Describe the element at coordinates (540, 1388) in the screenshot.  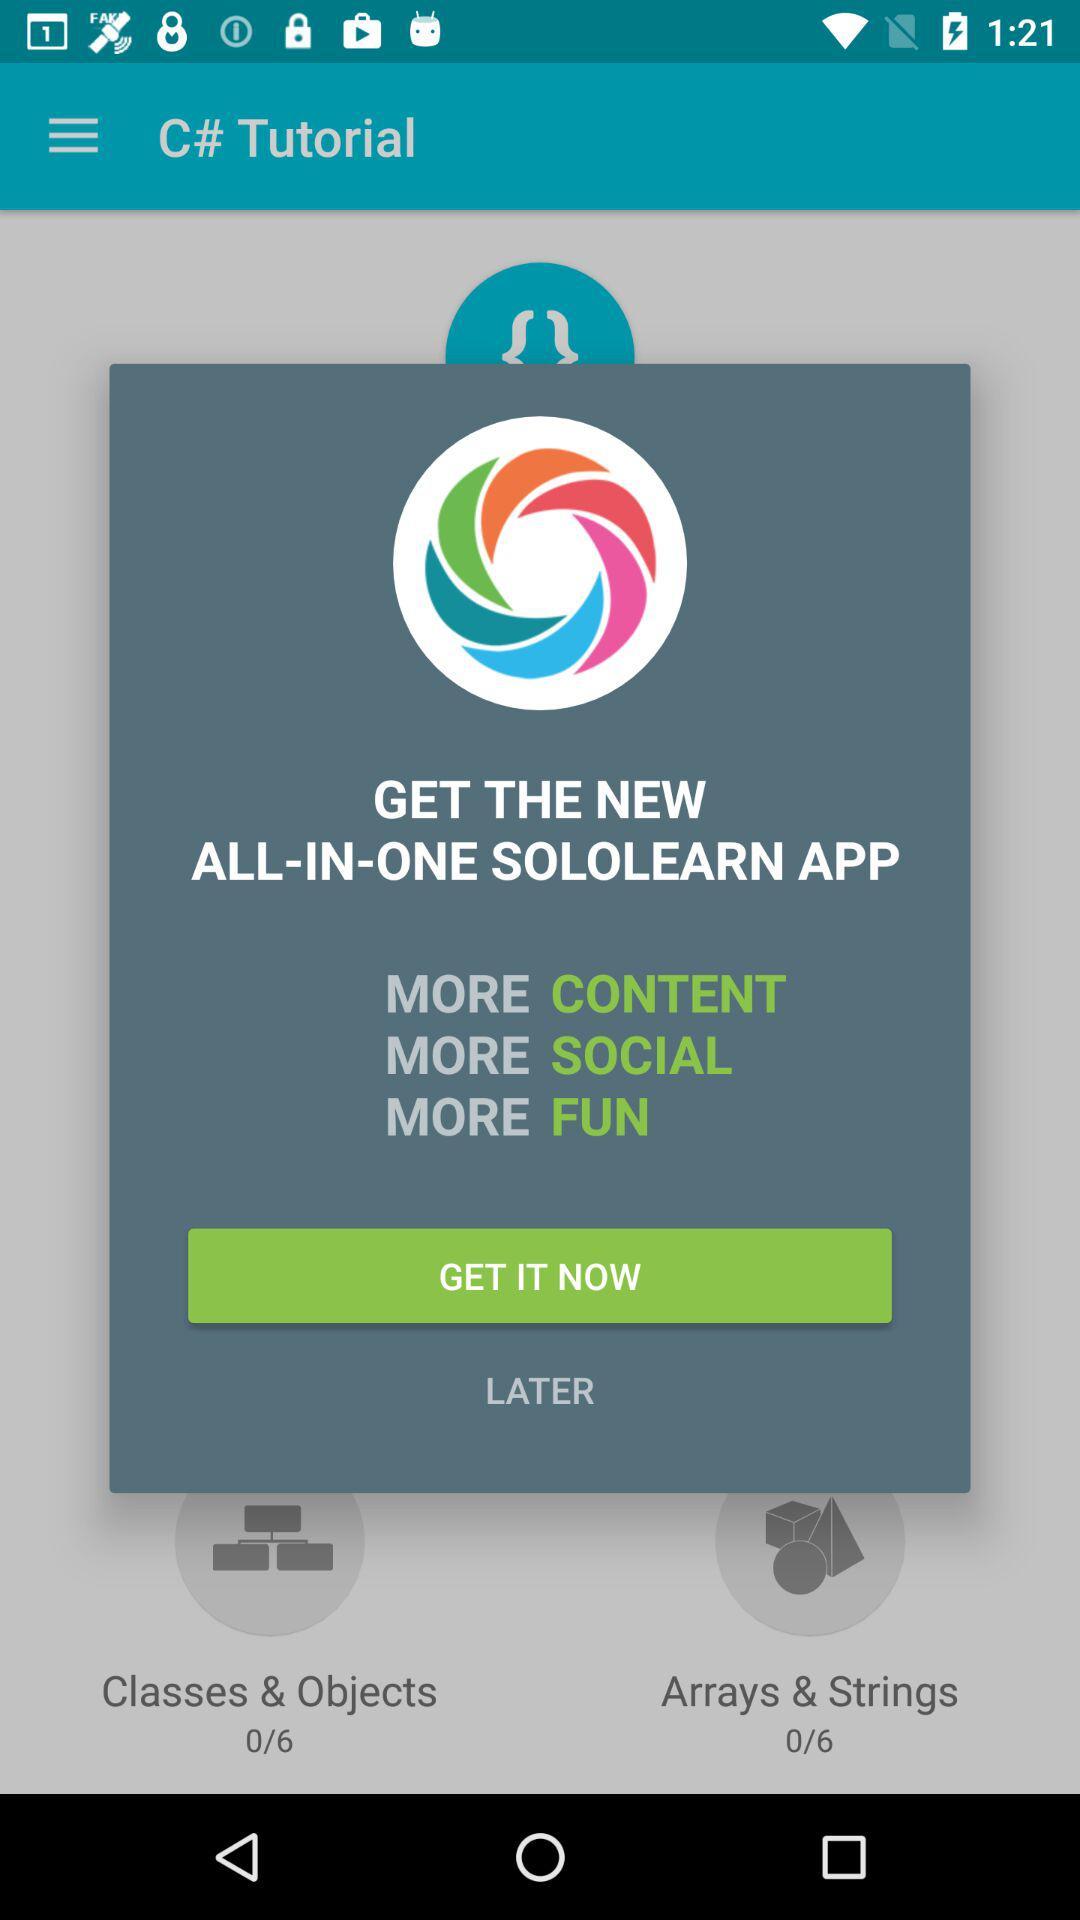
I see `the item below get it now item` at that location.